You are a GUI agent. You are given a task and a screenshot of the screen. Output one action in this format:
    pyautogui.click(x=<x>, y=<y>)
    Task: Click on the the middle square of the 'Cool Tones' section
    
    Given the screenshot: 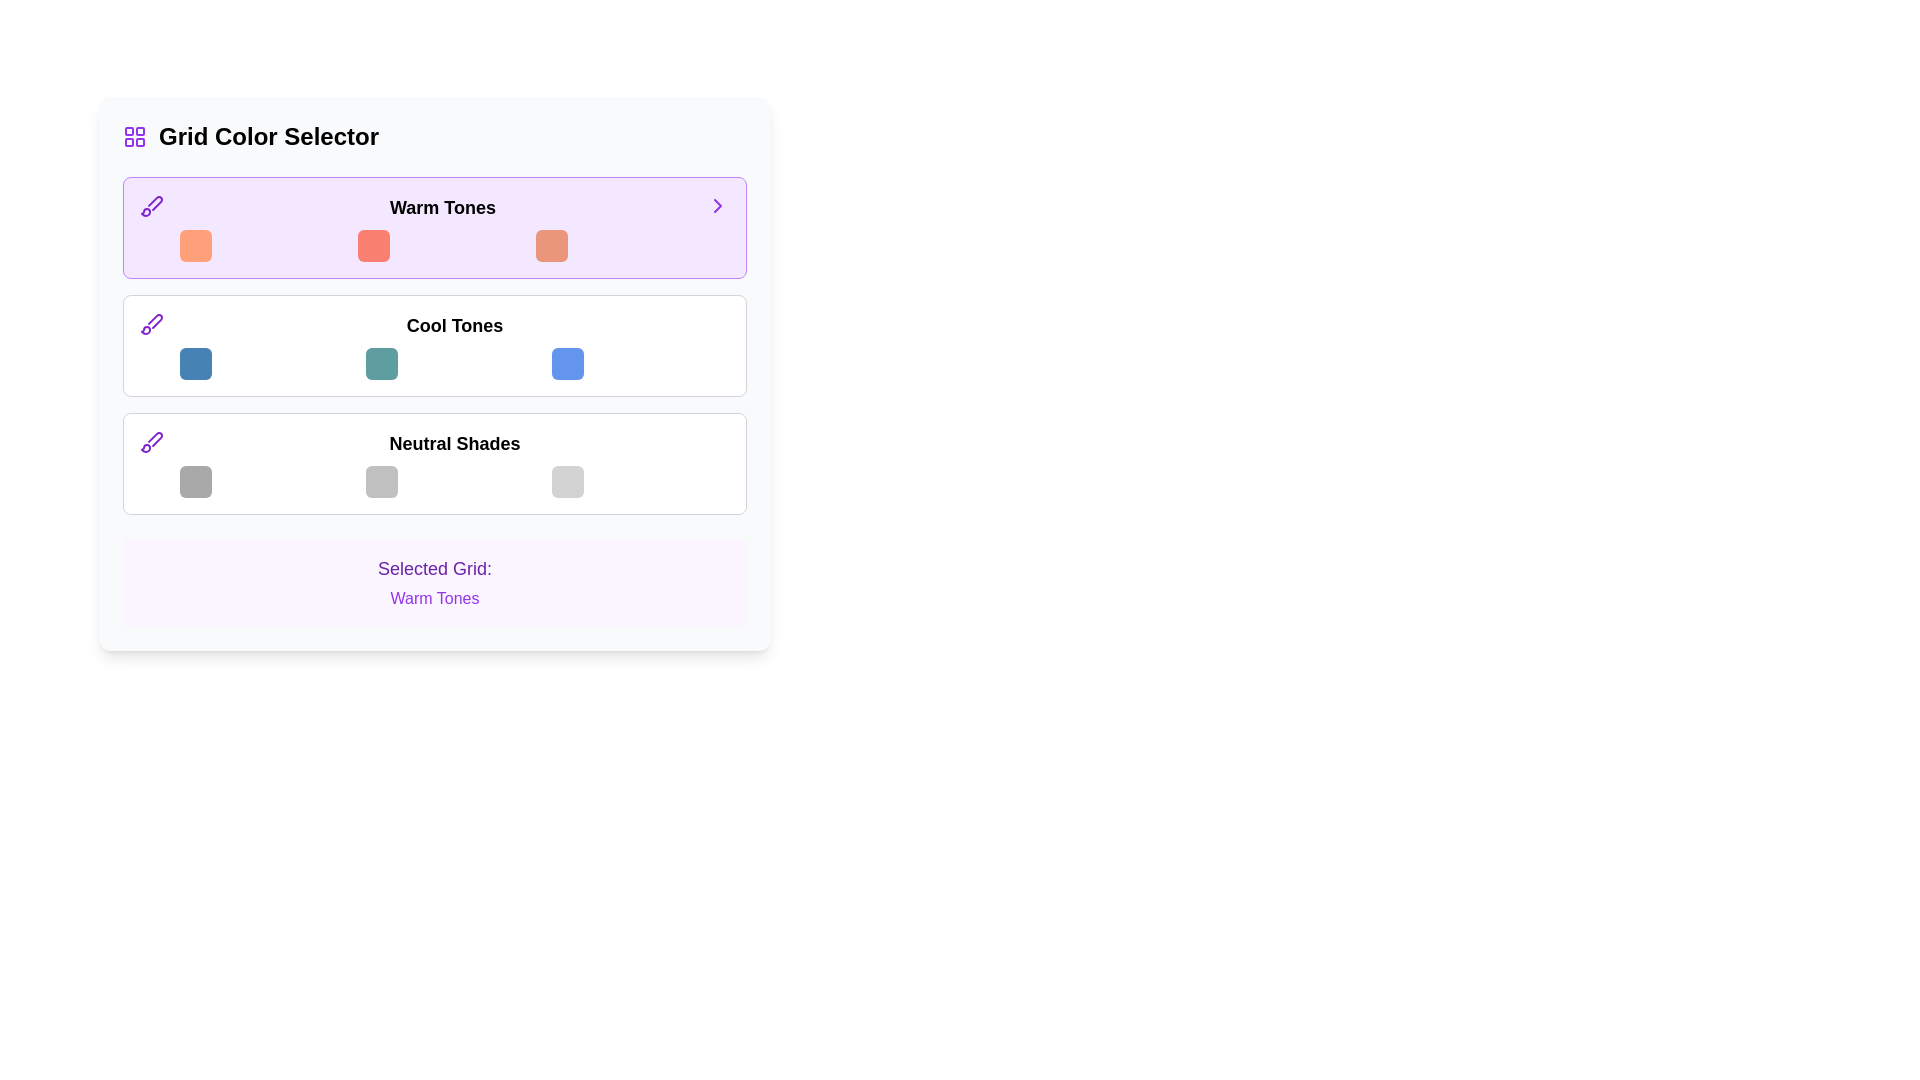 What is the action you would take?
    pyautogui.click(x=382, y=363)
    